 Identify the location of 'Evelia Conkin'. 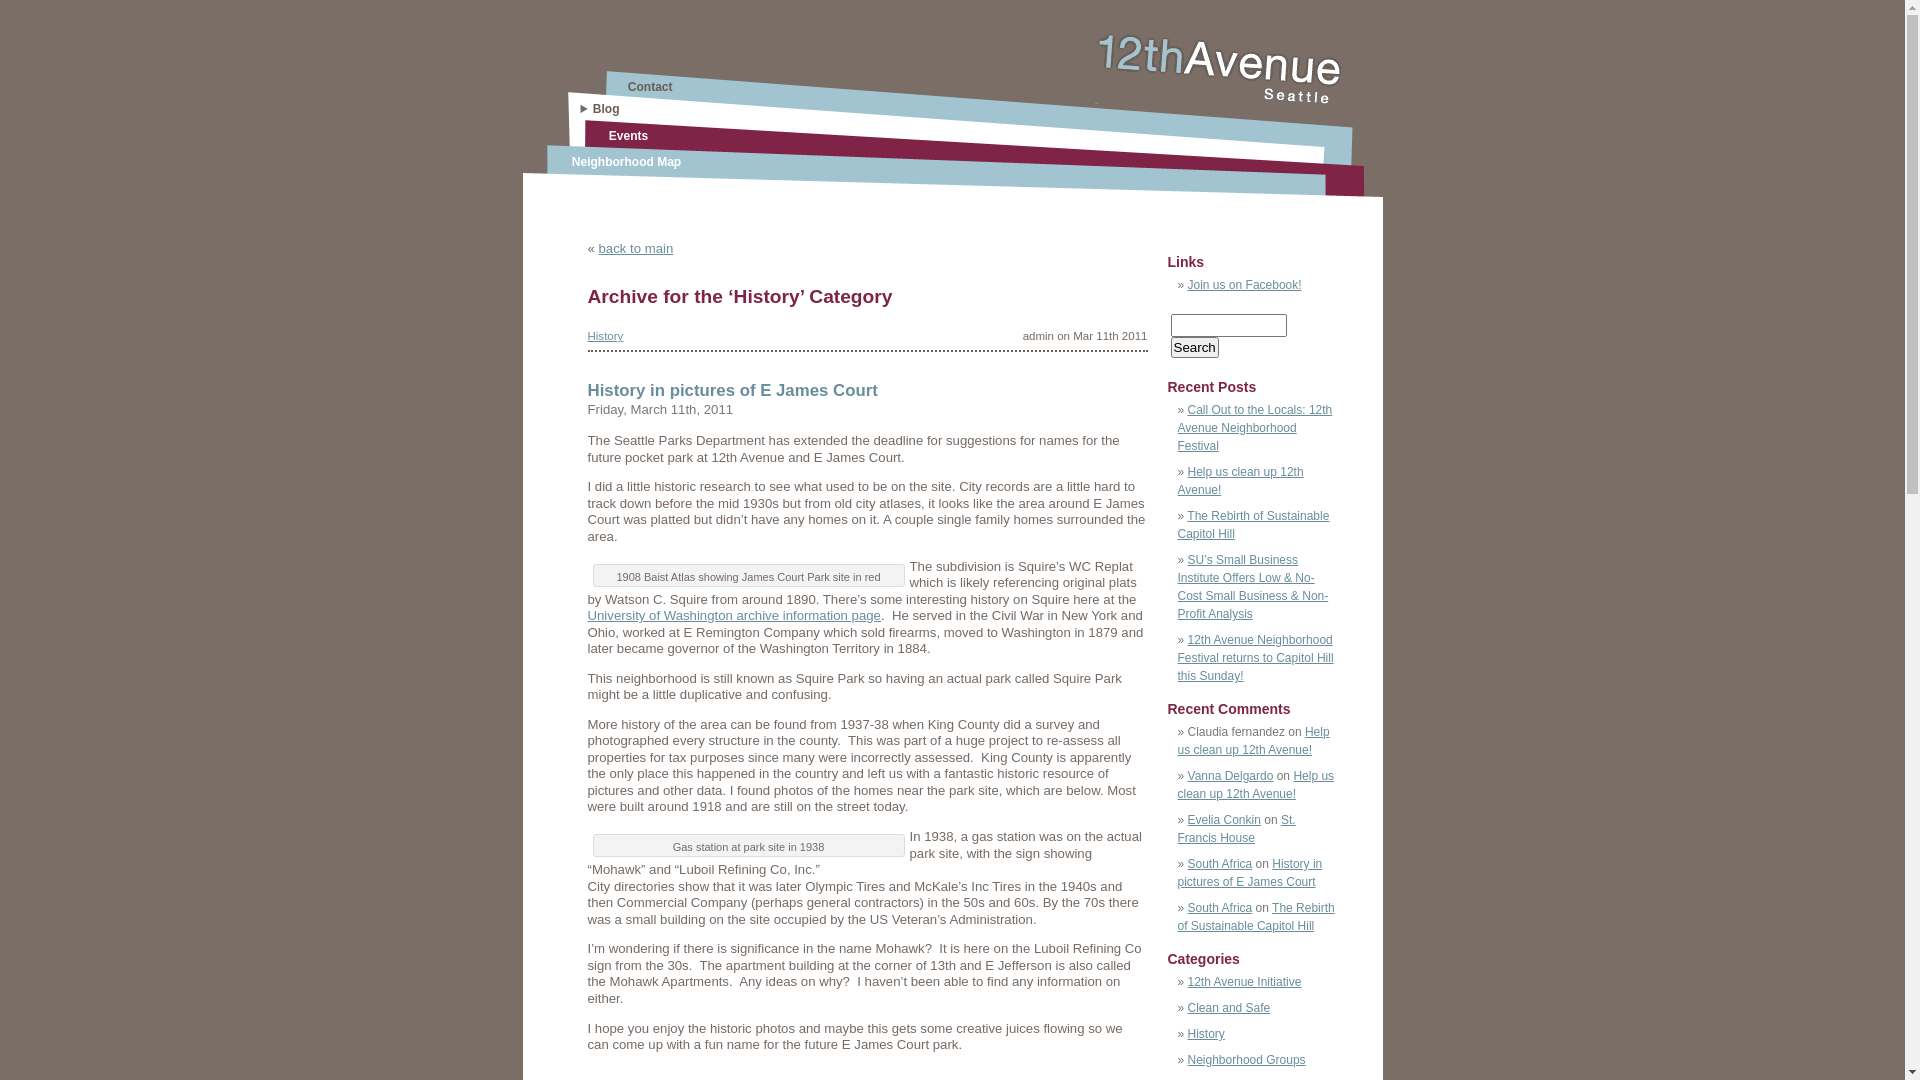
(1223, 820).